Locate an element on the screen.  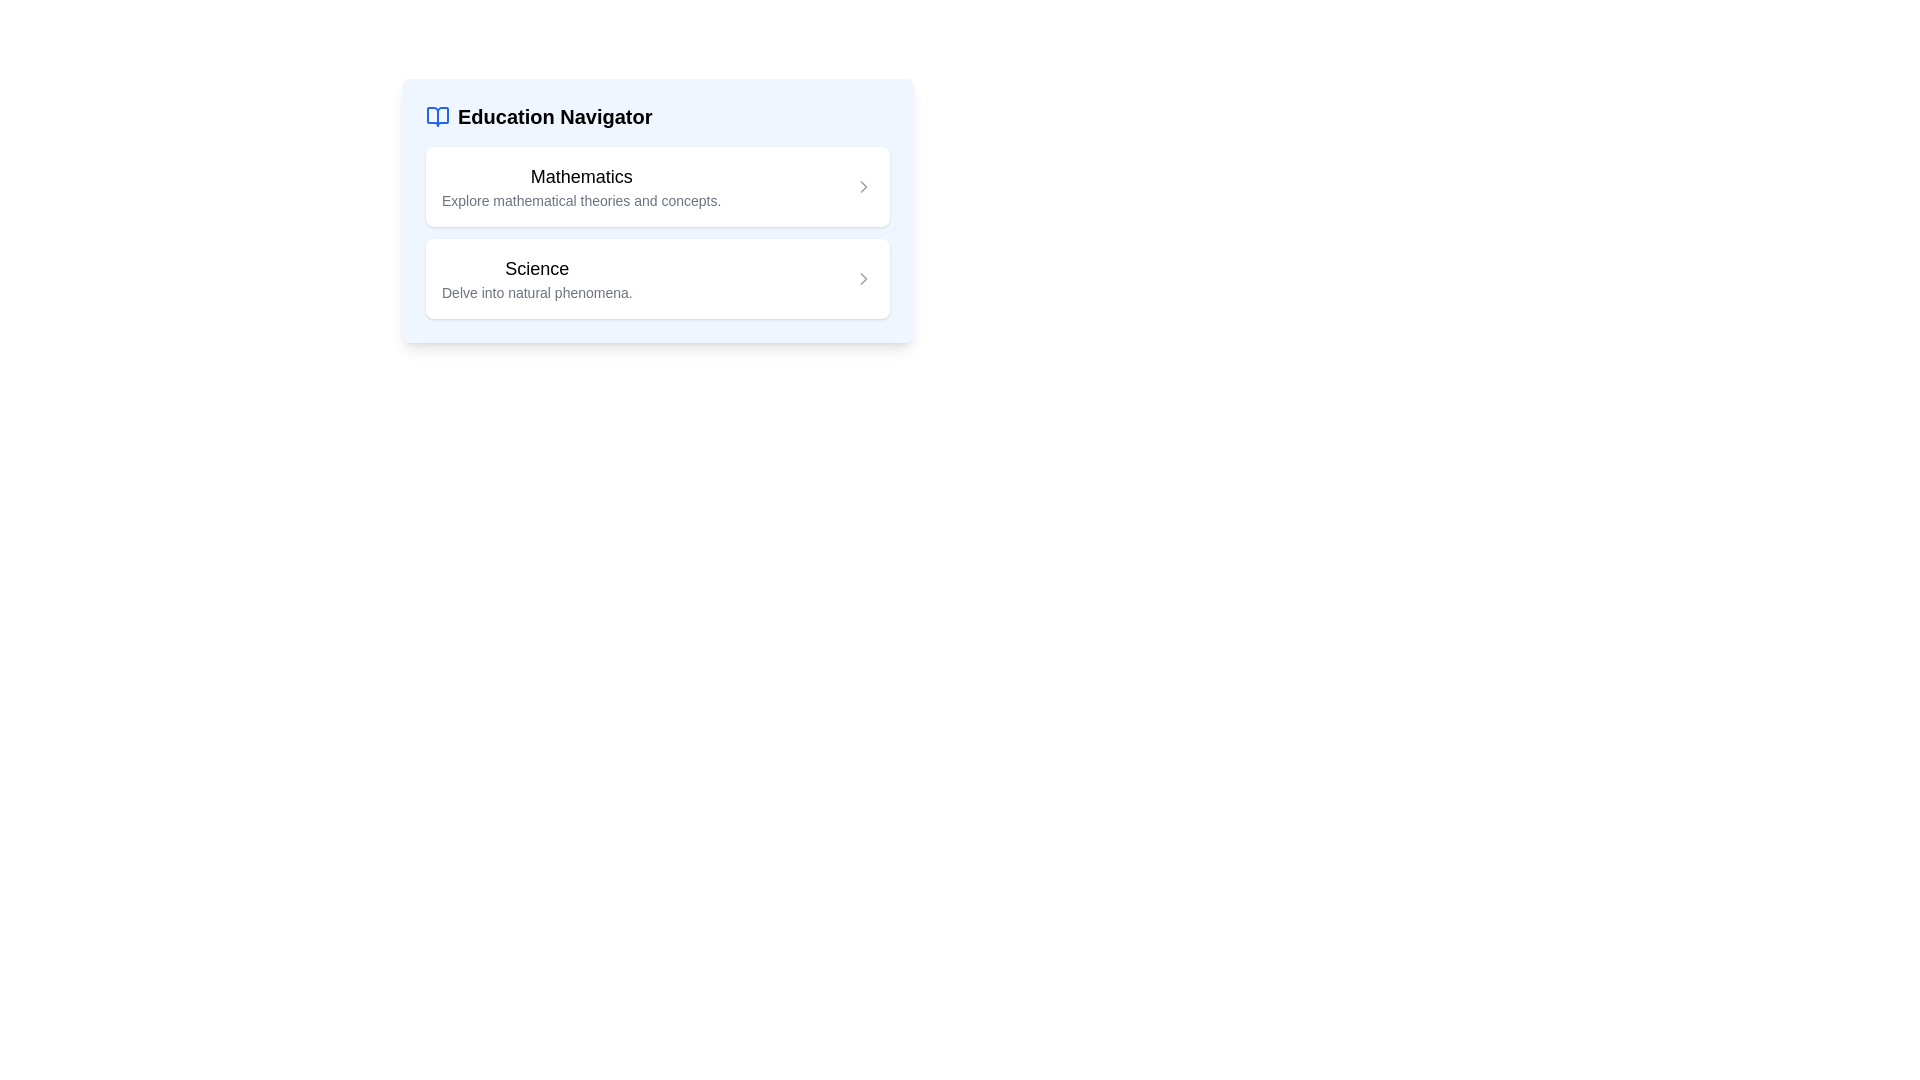
the Chevron icon located in the bottom right area of the 'Science' card, which indicates a navigational action is located at coordinates (864, 278).